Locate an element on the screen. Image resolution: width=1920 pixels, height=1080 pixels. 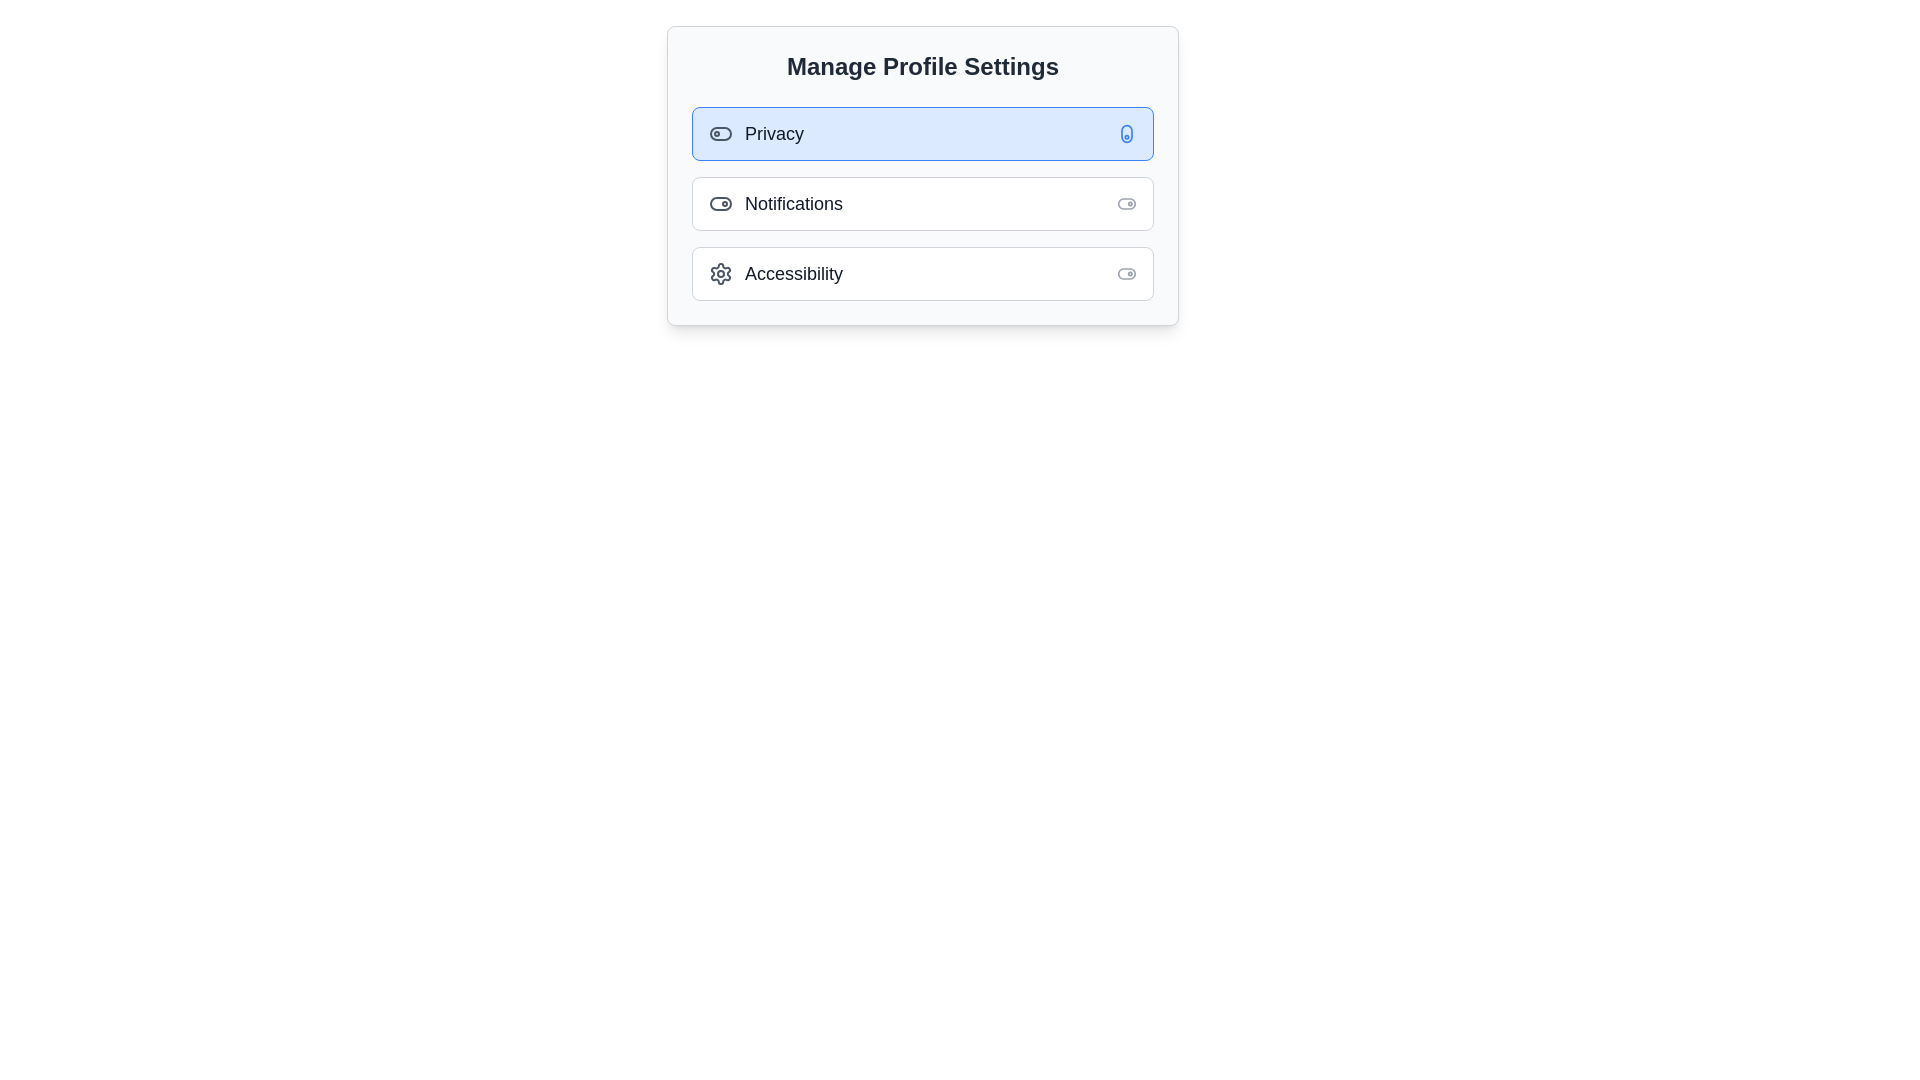
the toggle switch for Notifications to change its state from On to Off or vice versa is located at coordinates (720, 204).